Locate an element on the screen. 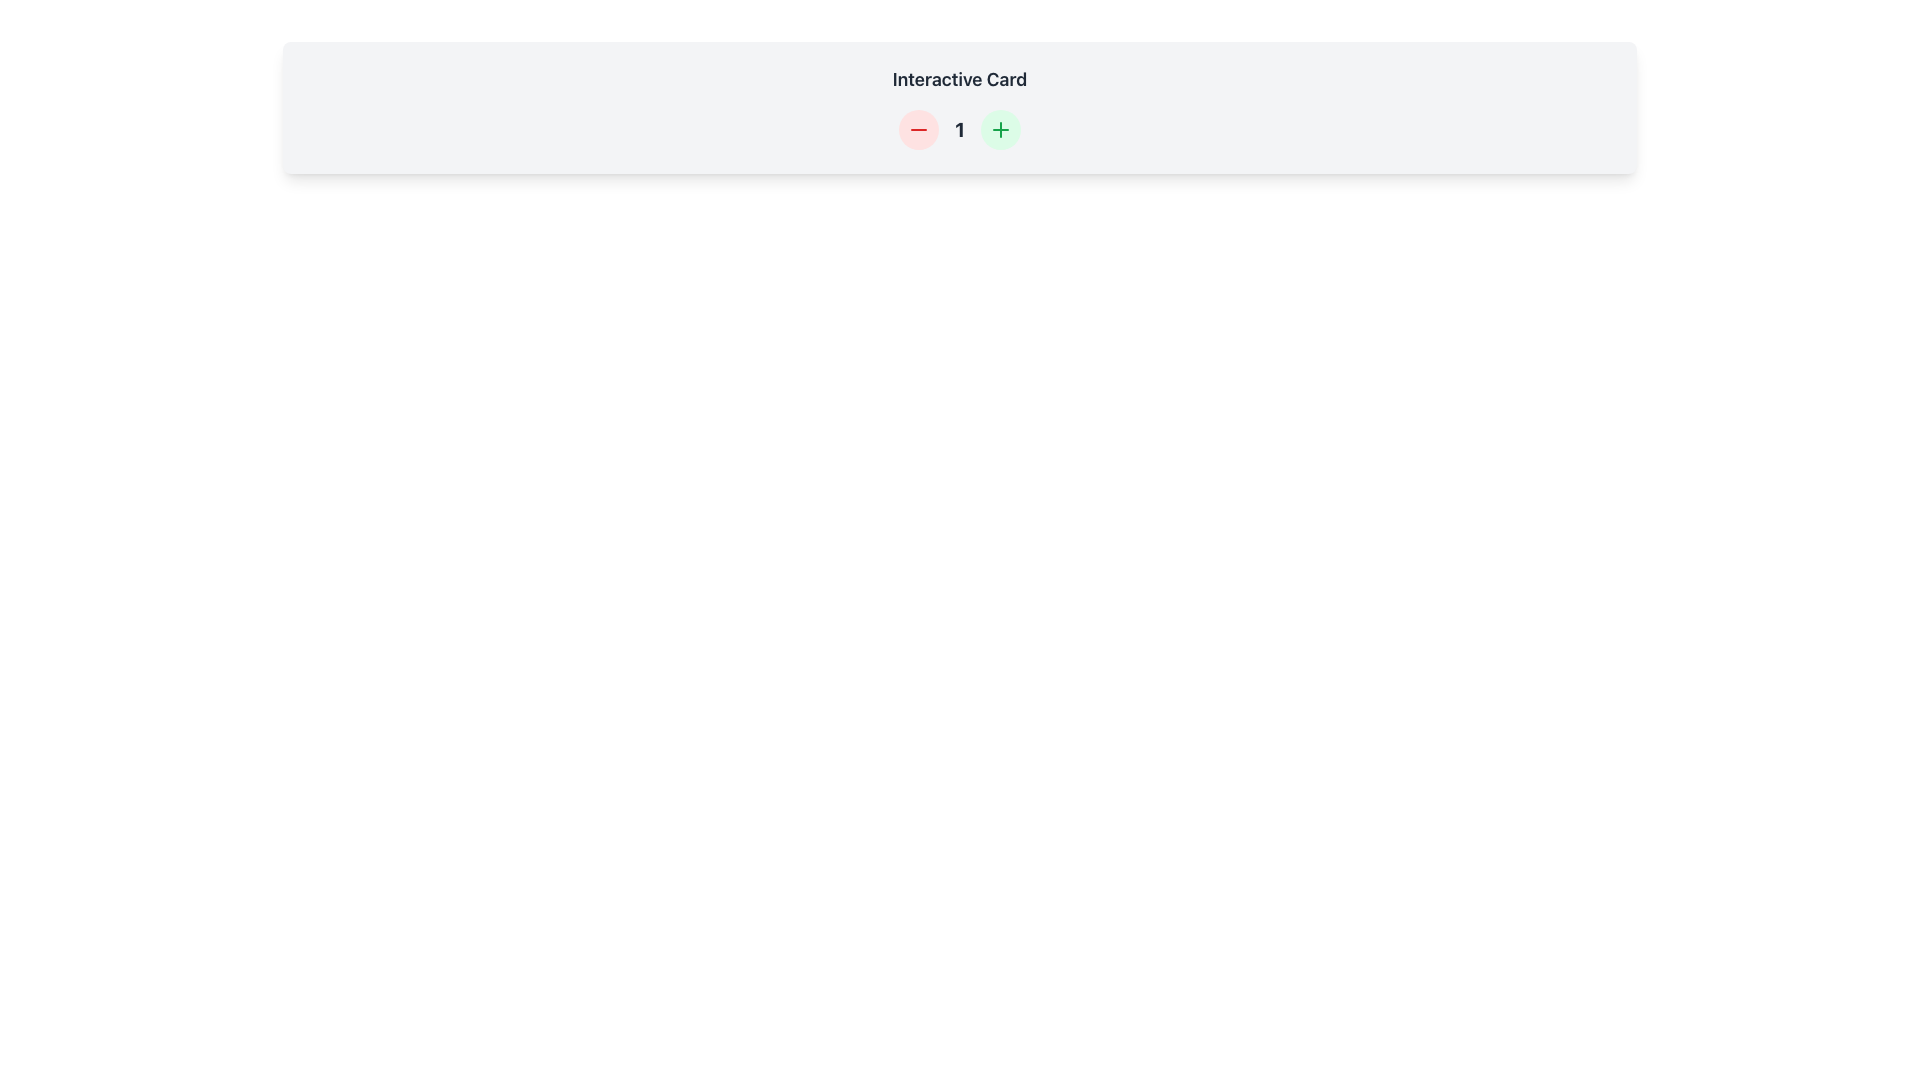 The image size is (1920, 1080). the green plus sign button located inside a light green circular button is located at coordinates (999, 130).